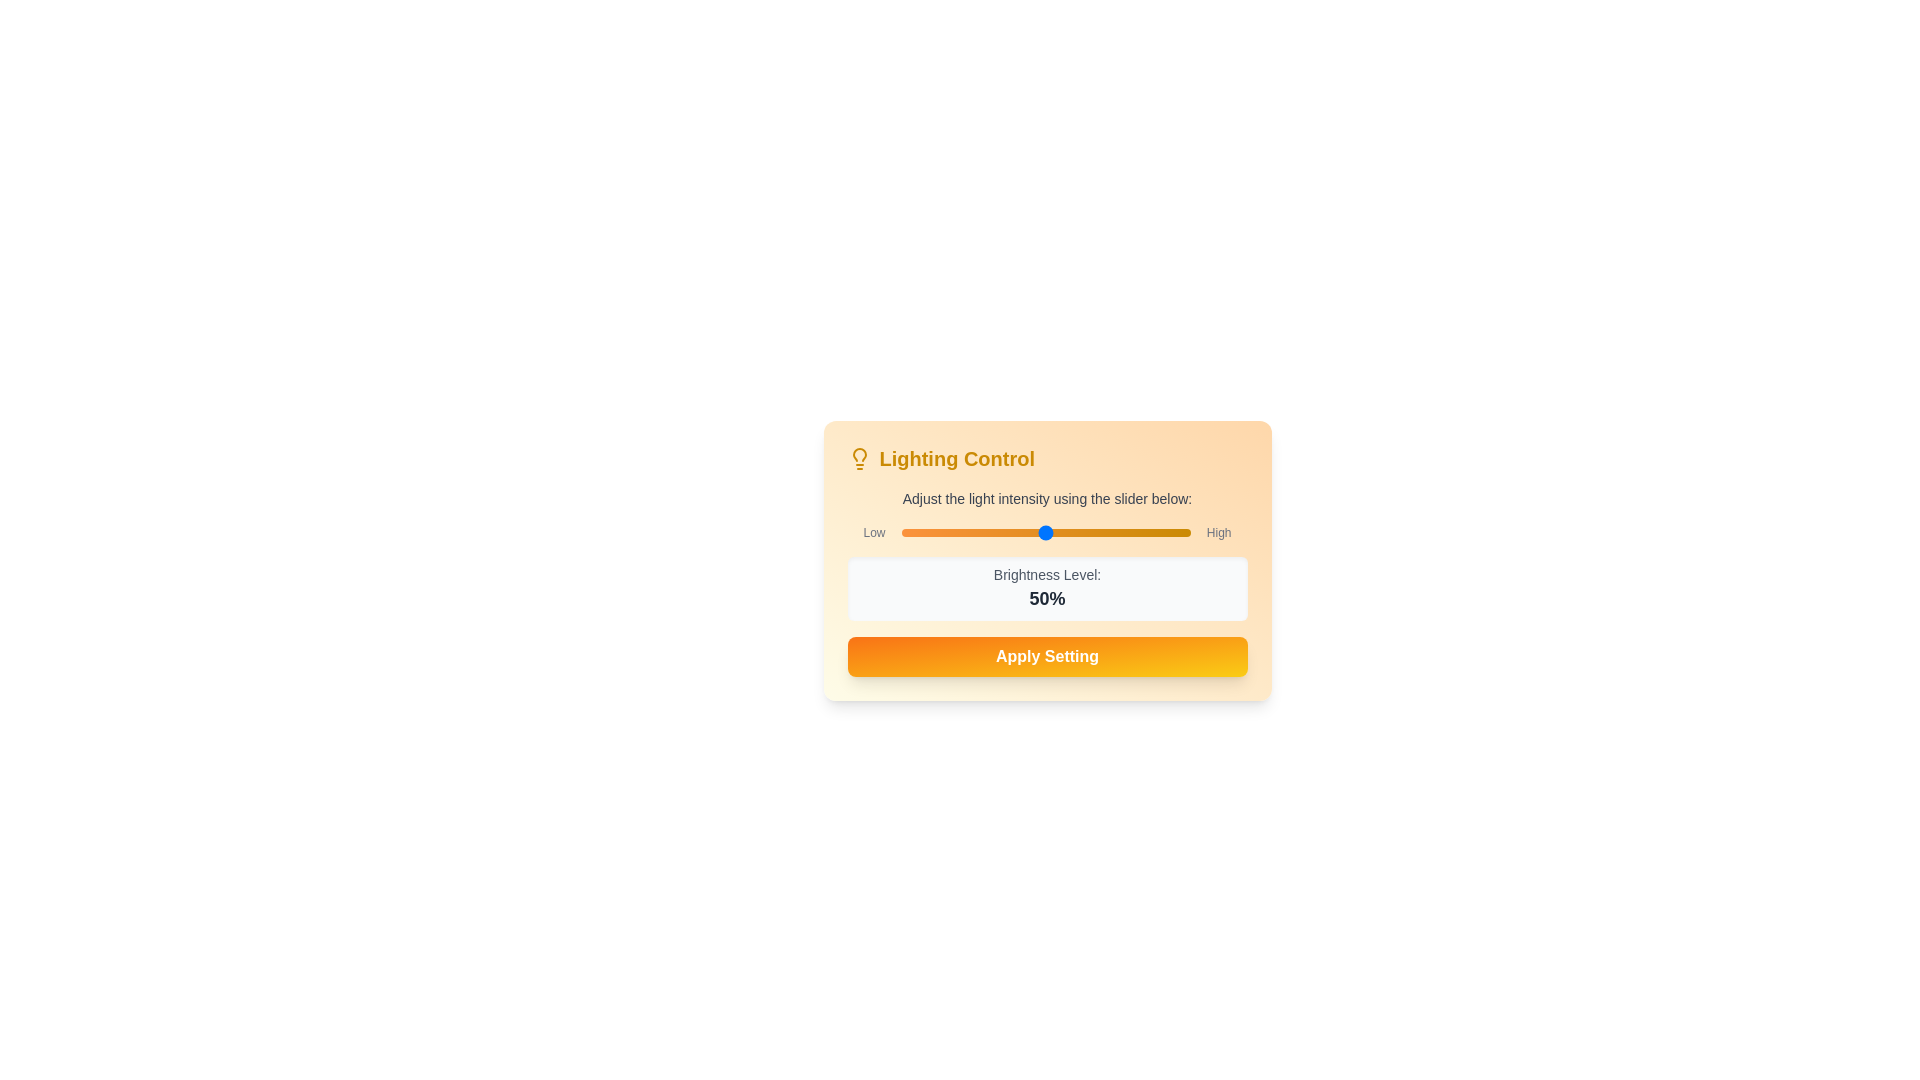  I want to click on the slider, so click(1025, 531).